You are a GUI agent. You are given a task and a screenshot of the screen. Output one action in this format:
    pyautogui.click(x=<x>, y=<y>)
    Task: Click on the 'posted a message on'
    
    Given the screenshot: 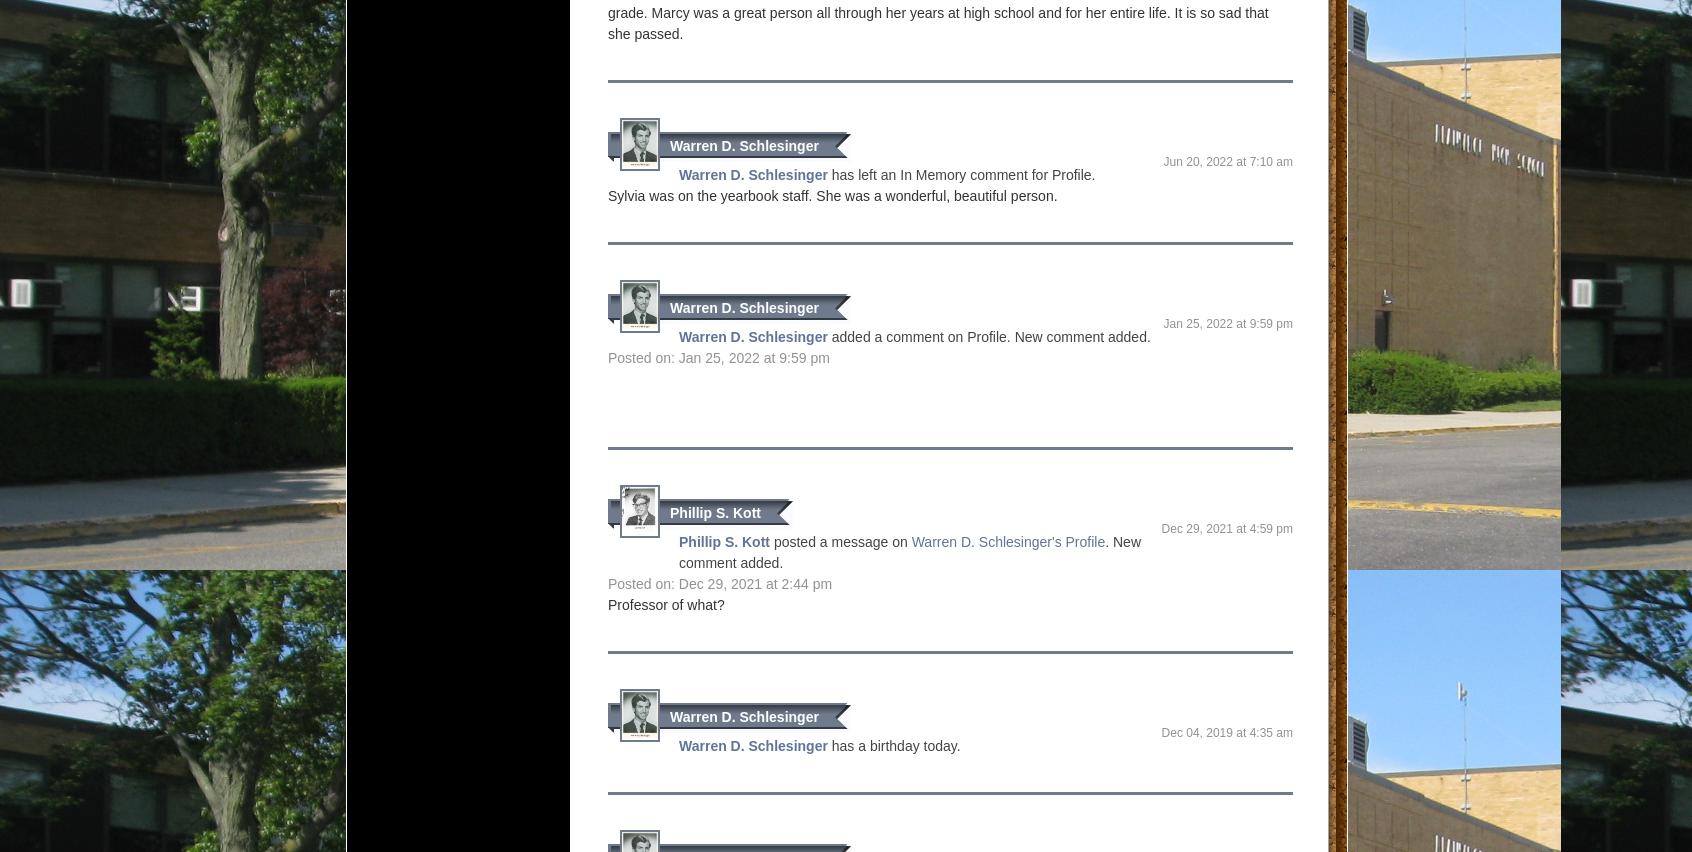 What is the action you would take?
    pyautogui.click(x=840, y=542)
    